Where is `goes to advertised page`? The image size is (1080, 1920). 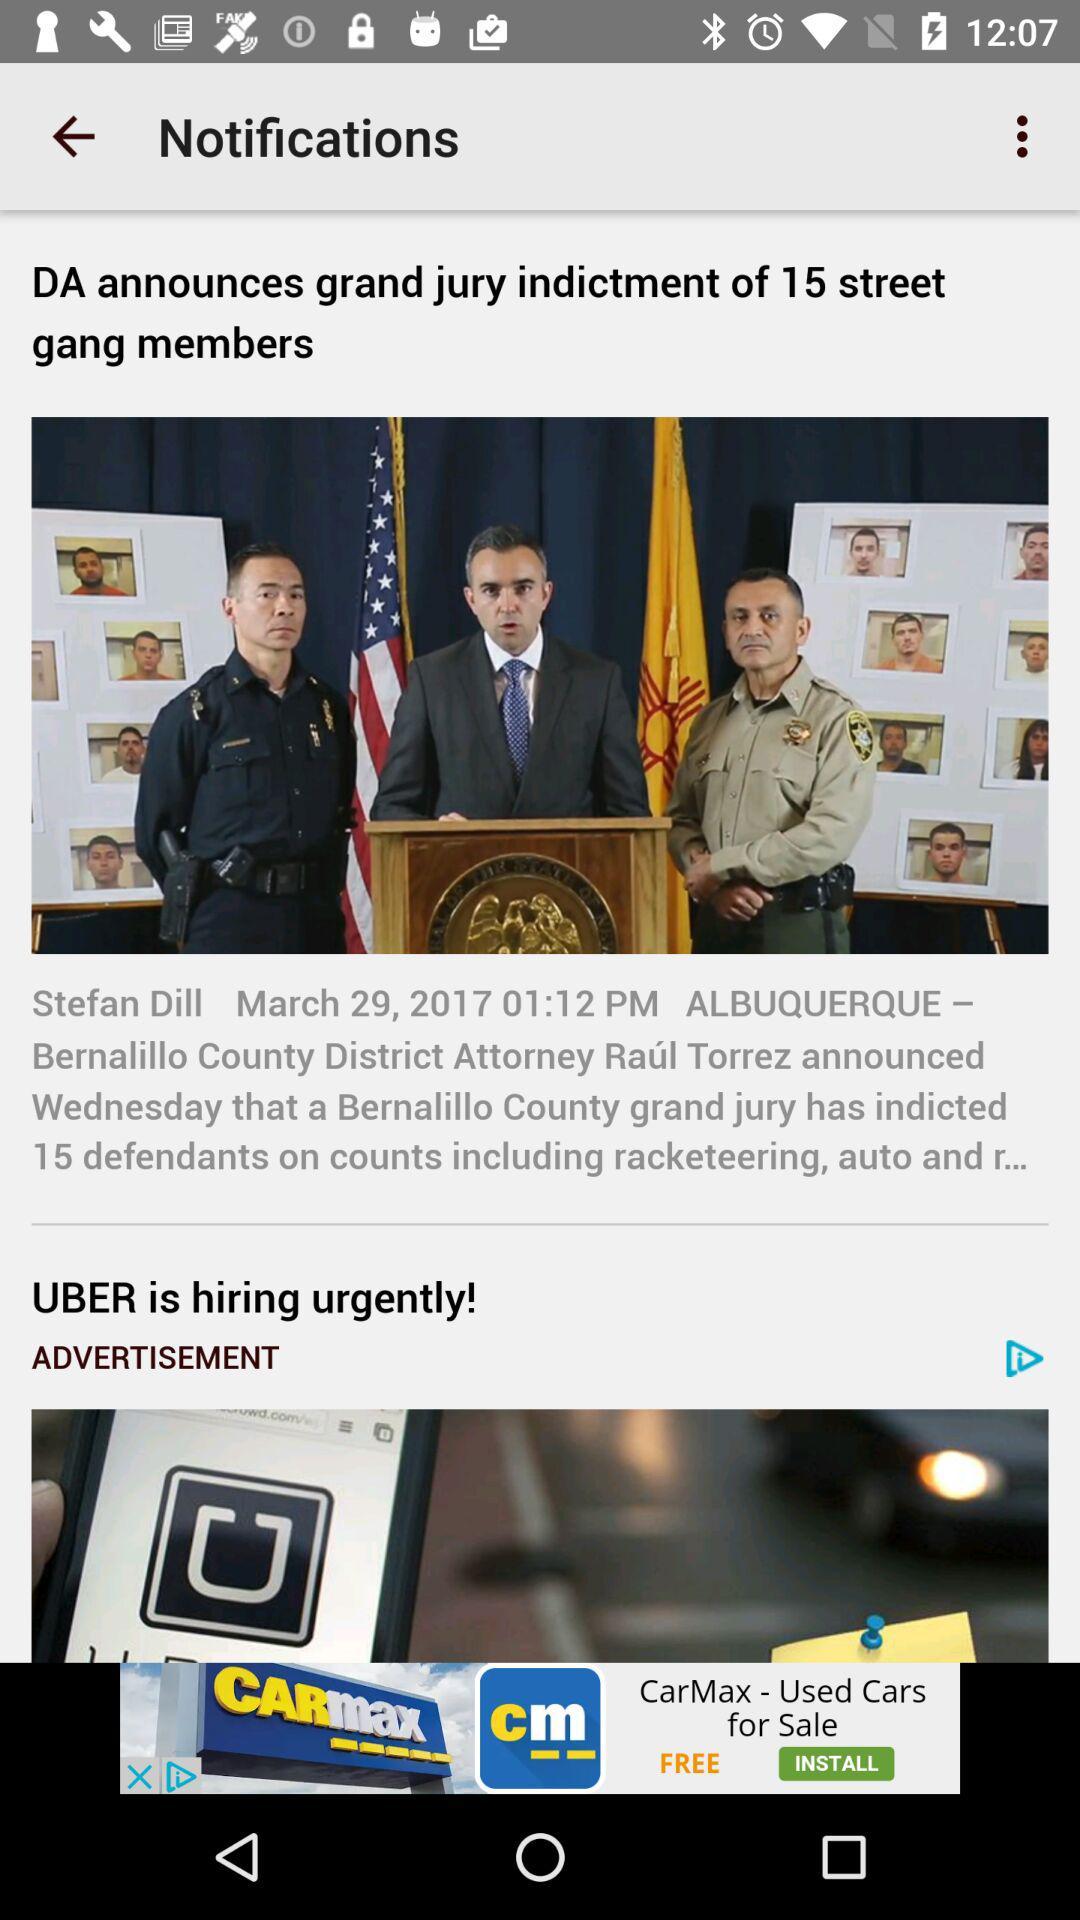 goes to advertised page is located at coordinates (540, 1535).